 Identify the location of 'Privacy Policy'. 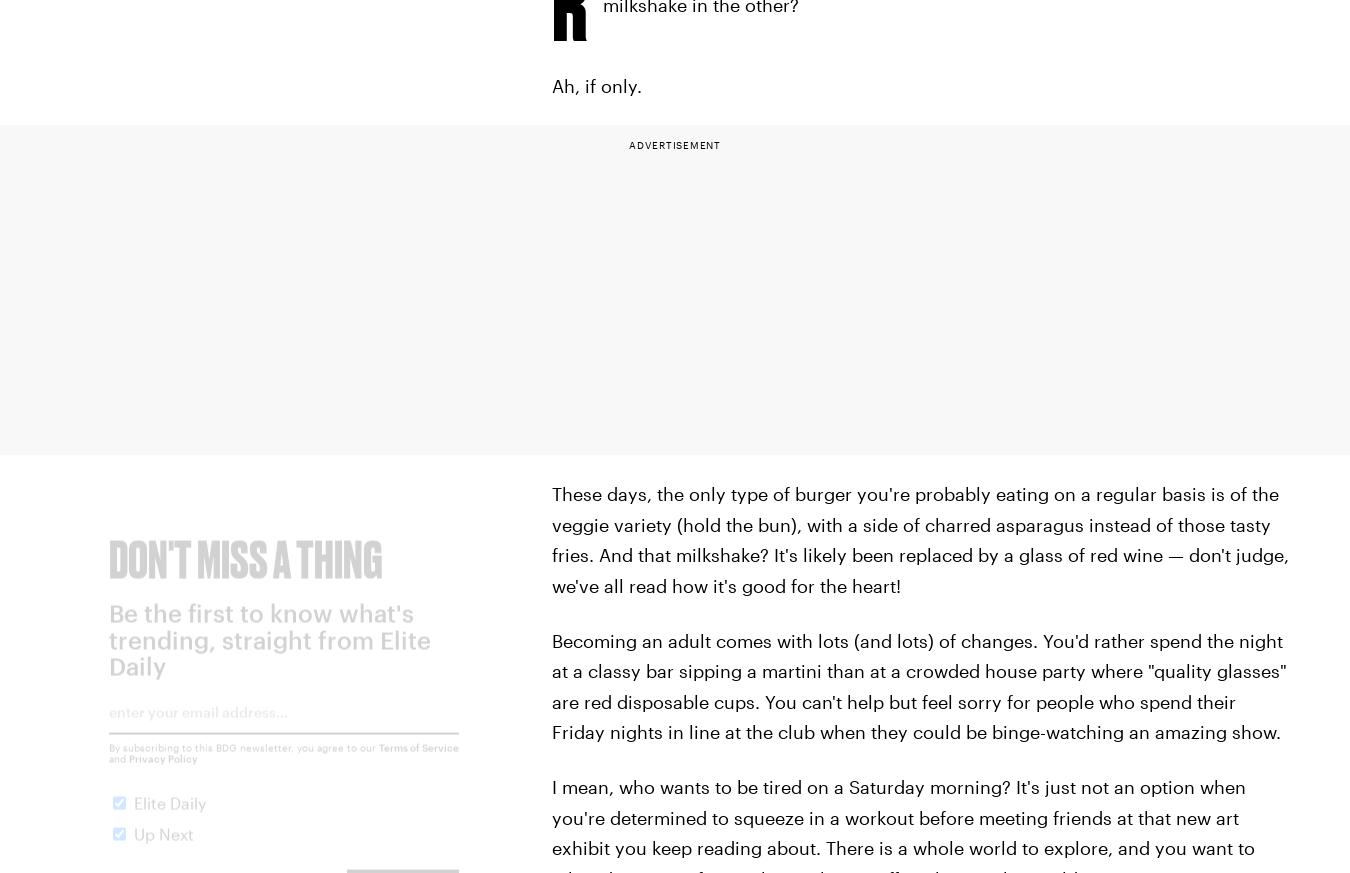
(163, 773).